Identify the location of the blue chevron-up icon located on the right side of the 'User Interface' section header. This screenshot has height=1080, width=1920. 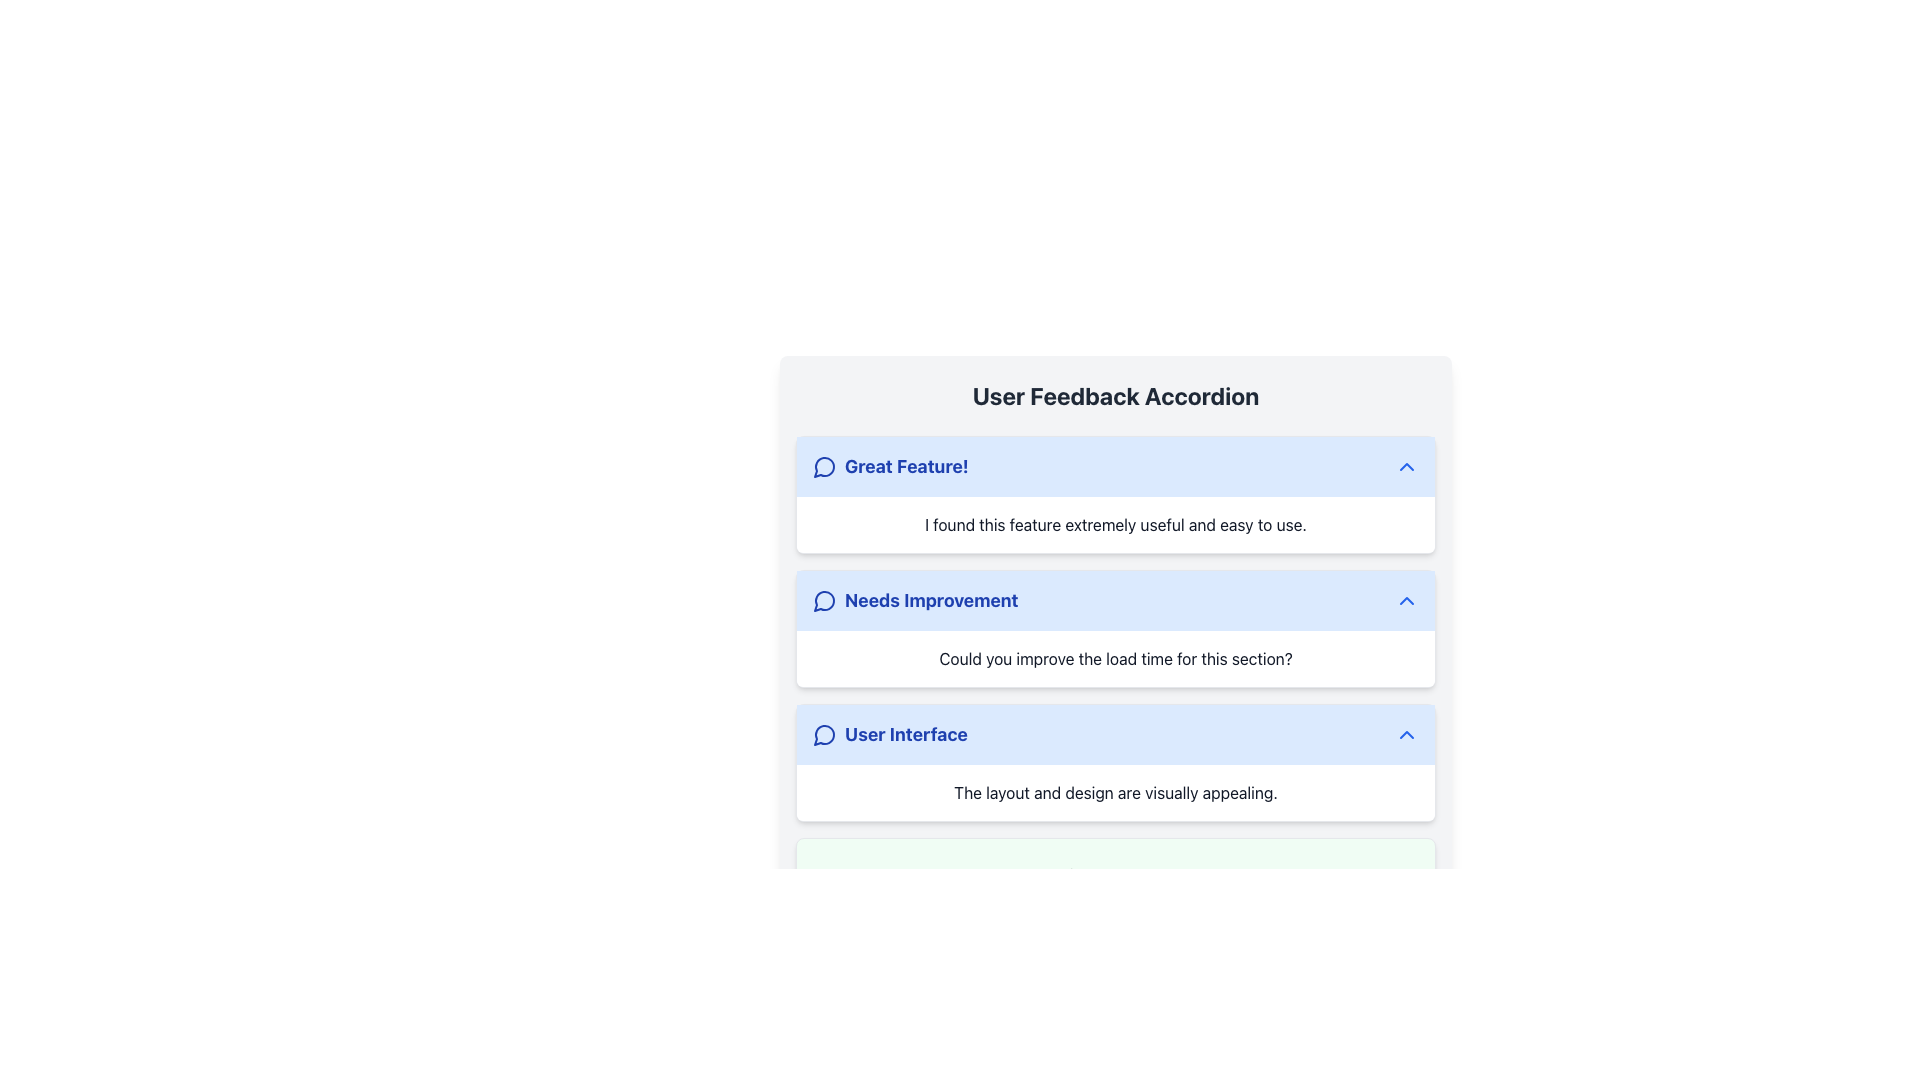
(1405, 735).